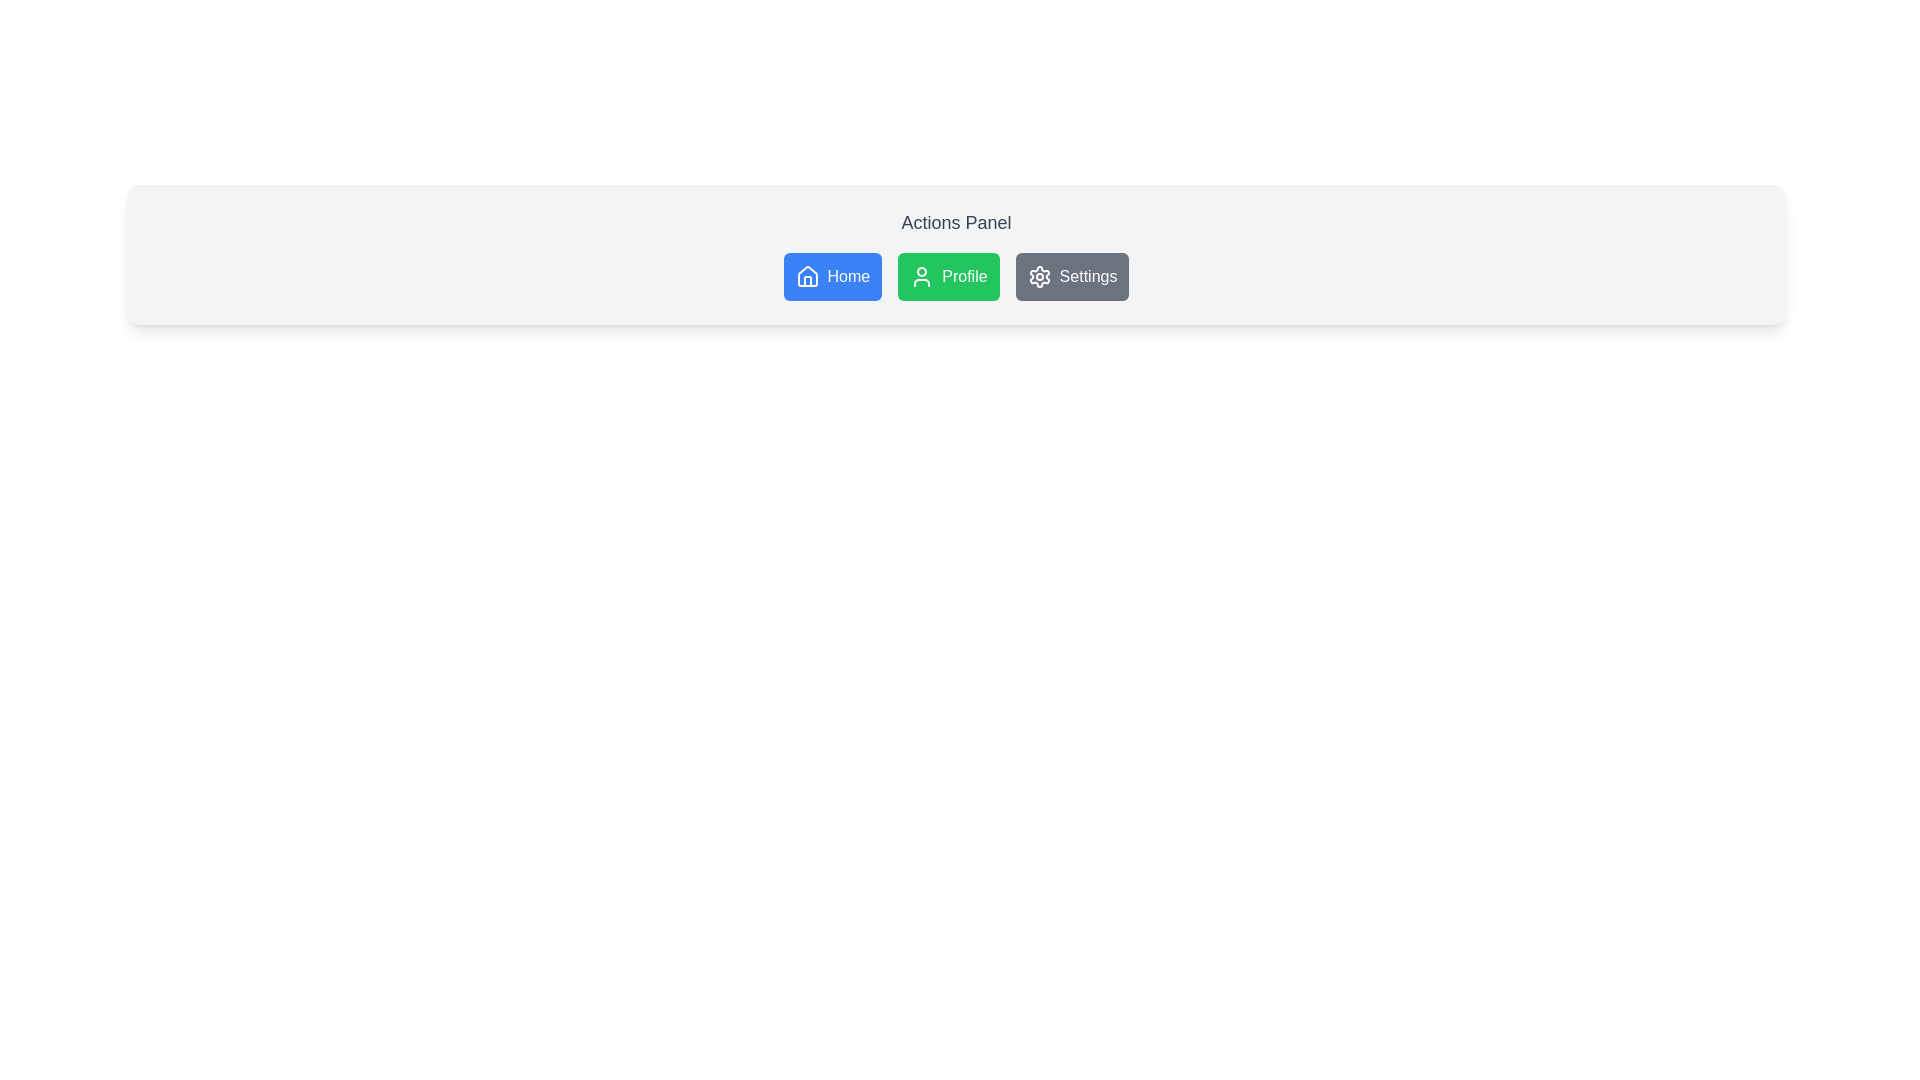 This screenshot has height=1080, width=1920. Describe the element at coordinates (807, 281) in the screenshot. I see `vertical post element within the house icon, located in the lower portion of the icon, which is part of the leftmost 'Home' button in the upper panel` at that location.